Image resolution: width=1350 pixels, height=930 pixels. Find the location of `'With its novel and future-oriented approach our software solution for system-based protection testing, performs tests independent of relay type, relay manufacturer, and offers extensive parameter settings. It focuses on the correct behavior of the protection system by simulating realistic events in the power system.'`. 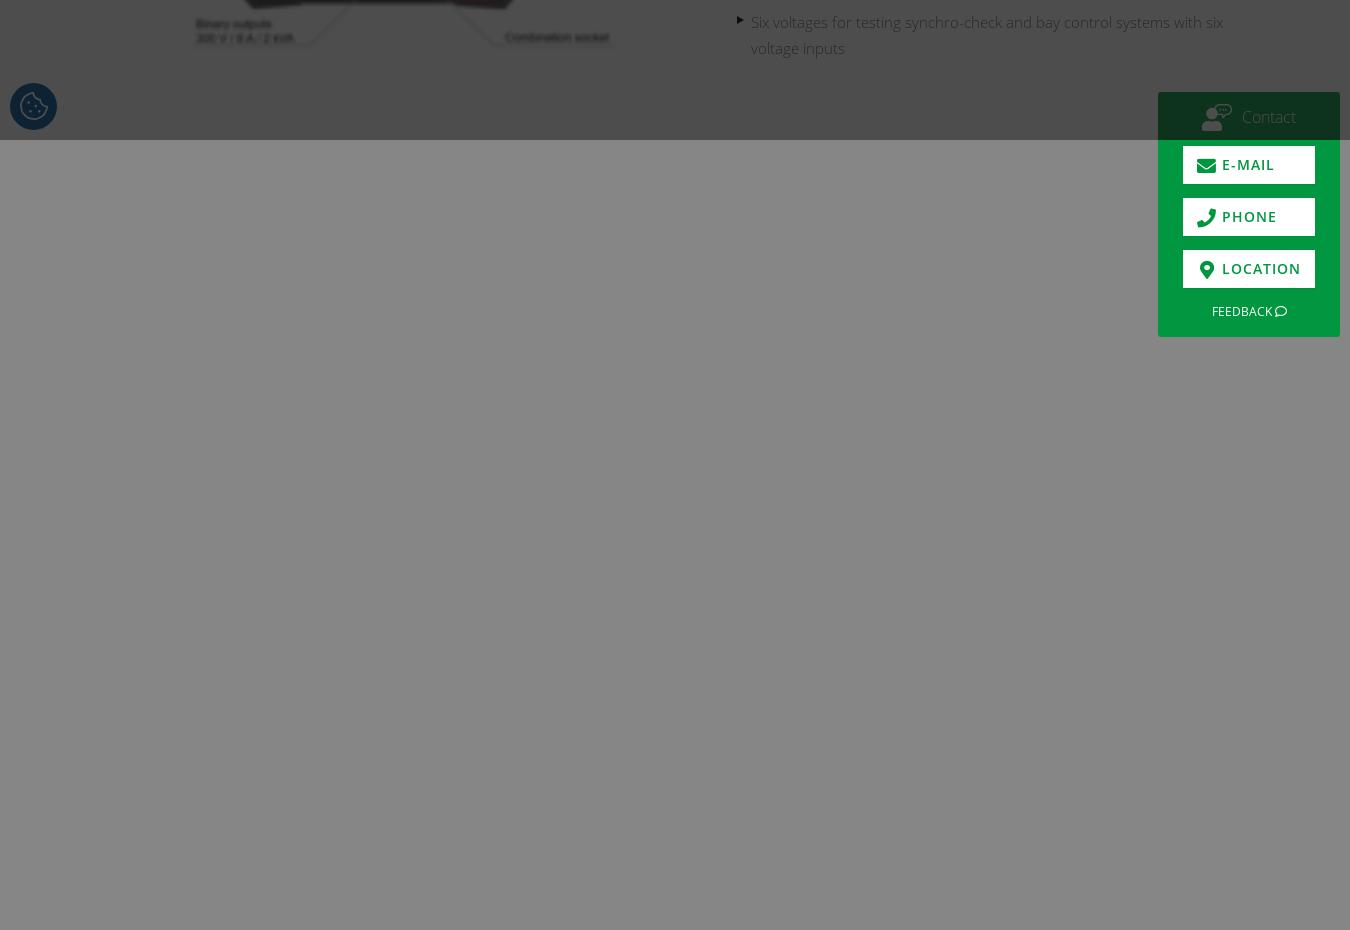

'With its novel and future-oriented approach our software solution for system-based protection testing, performs tests independent of relay type, relay manufacturer, and offers extensive parameter settings. It focuses on the correct behavior of the protection system by simulating realistic events in the power system.' is located at coordinates (557, 542).